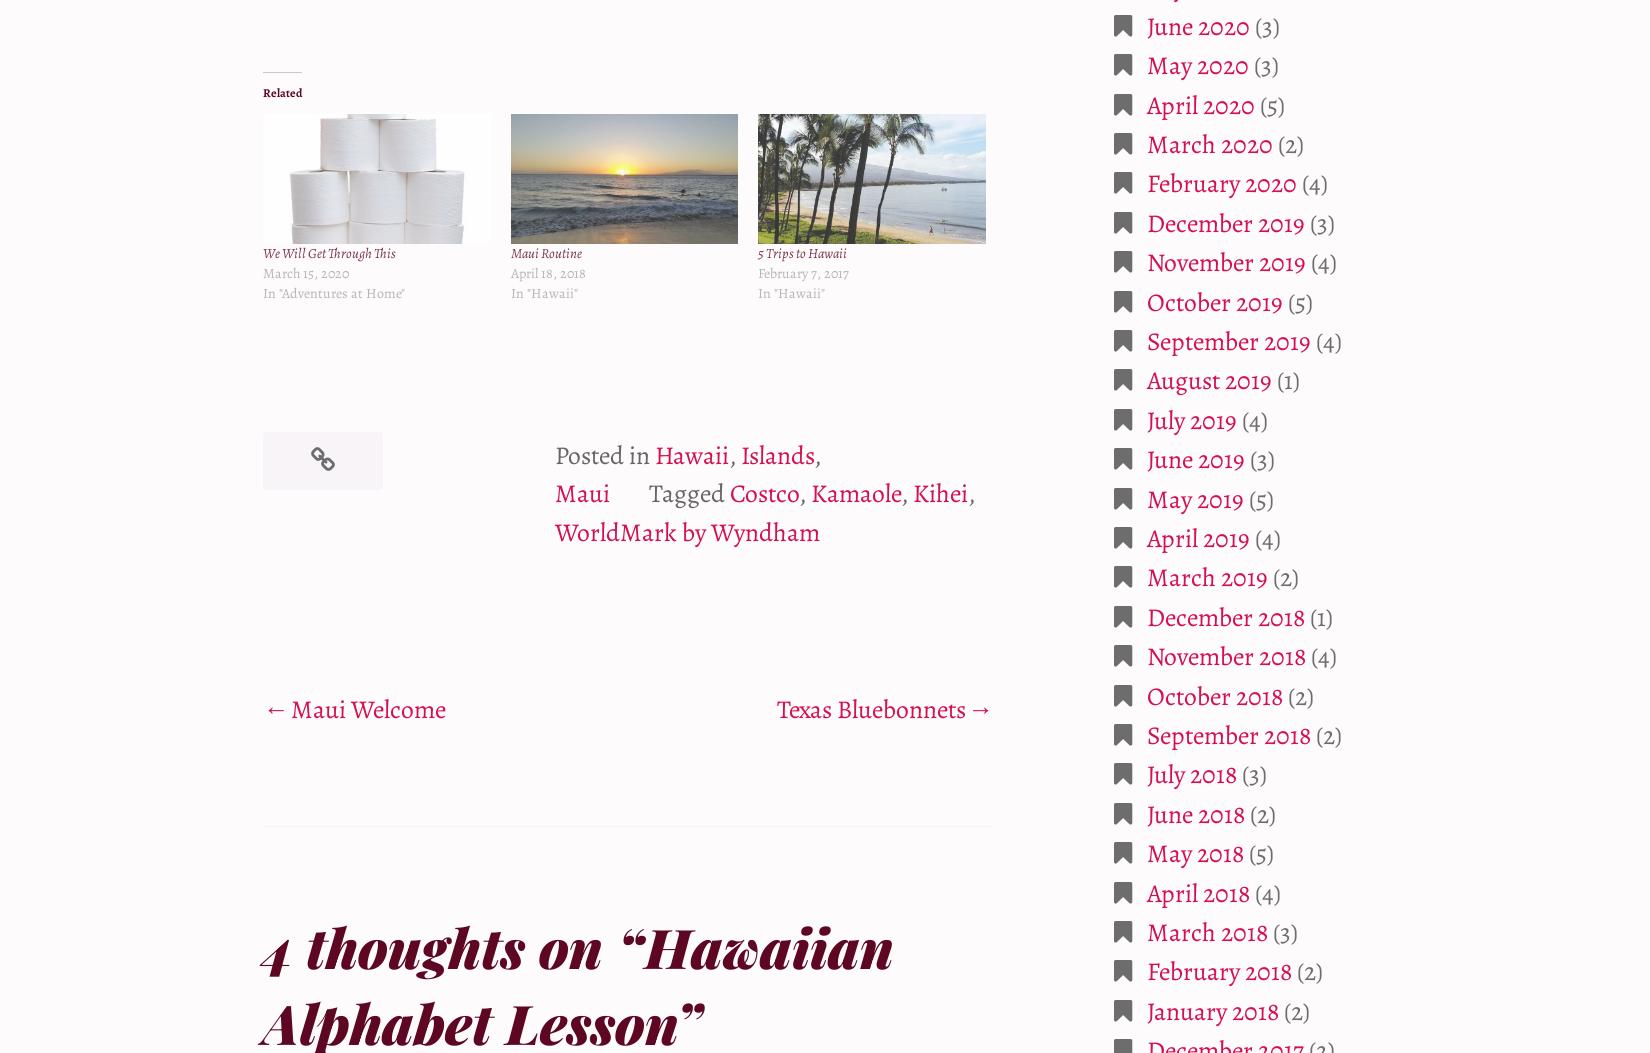 The height and width of the screenshot is (1053, 1650). Describe the element at coordinates (1225, 222) in the screenshot. I see `'December 2019'` at that location.